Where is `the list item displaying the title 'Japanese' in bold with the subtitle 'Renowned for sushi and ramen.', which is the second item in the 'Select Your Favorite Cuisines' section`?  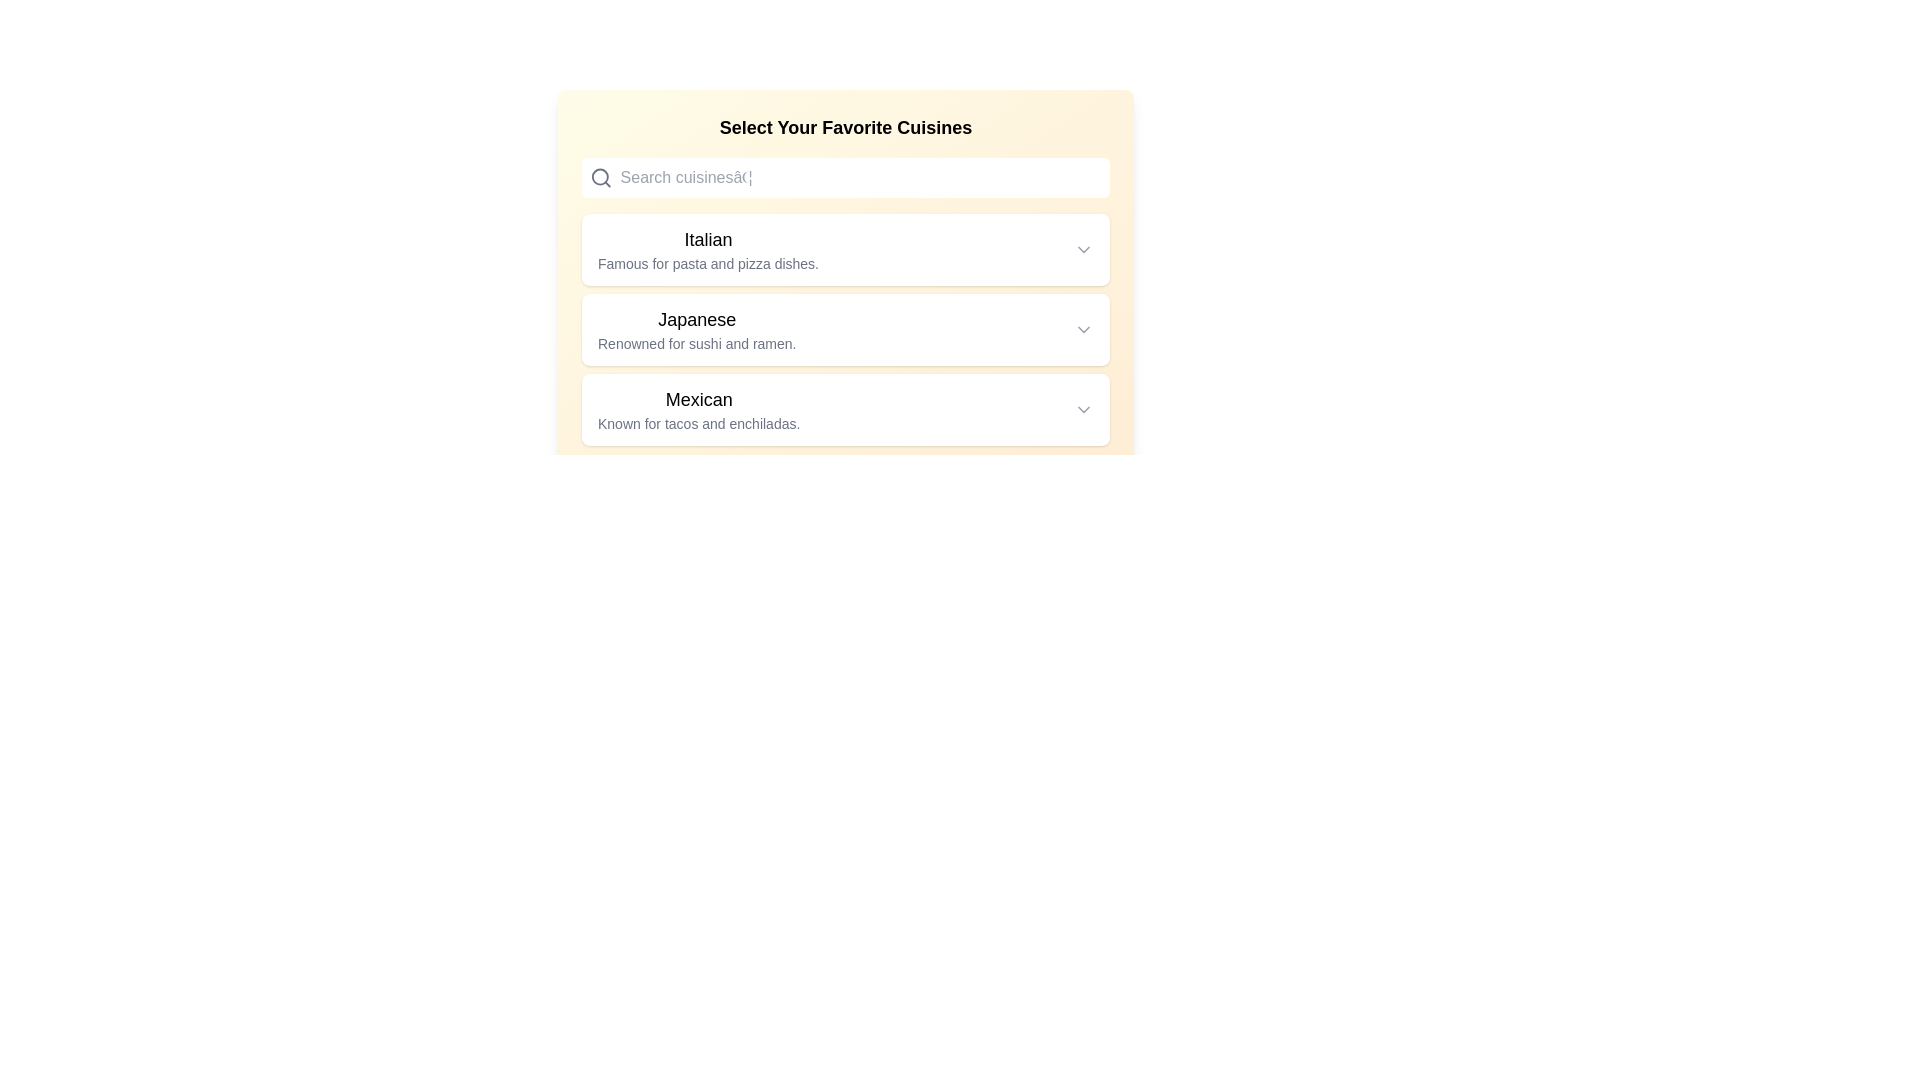 the list item displaying the title 'Japanese' in bold with the subtitle 'Renowned for sushi and ramen.', which is the second item in the 'Select Your Favorite Cuisines' section is located at coordinates (845, 329).